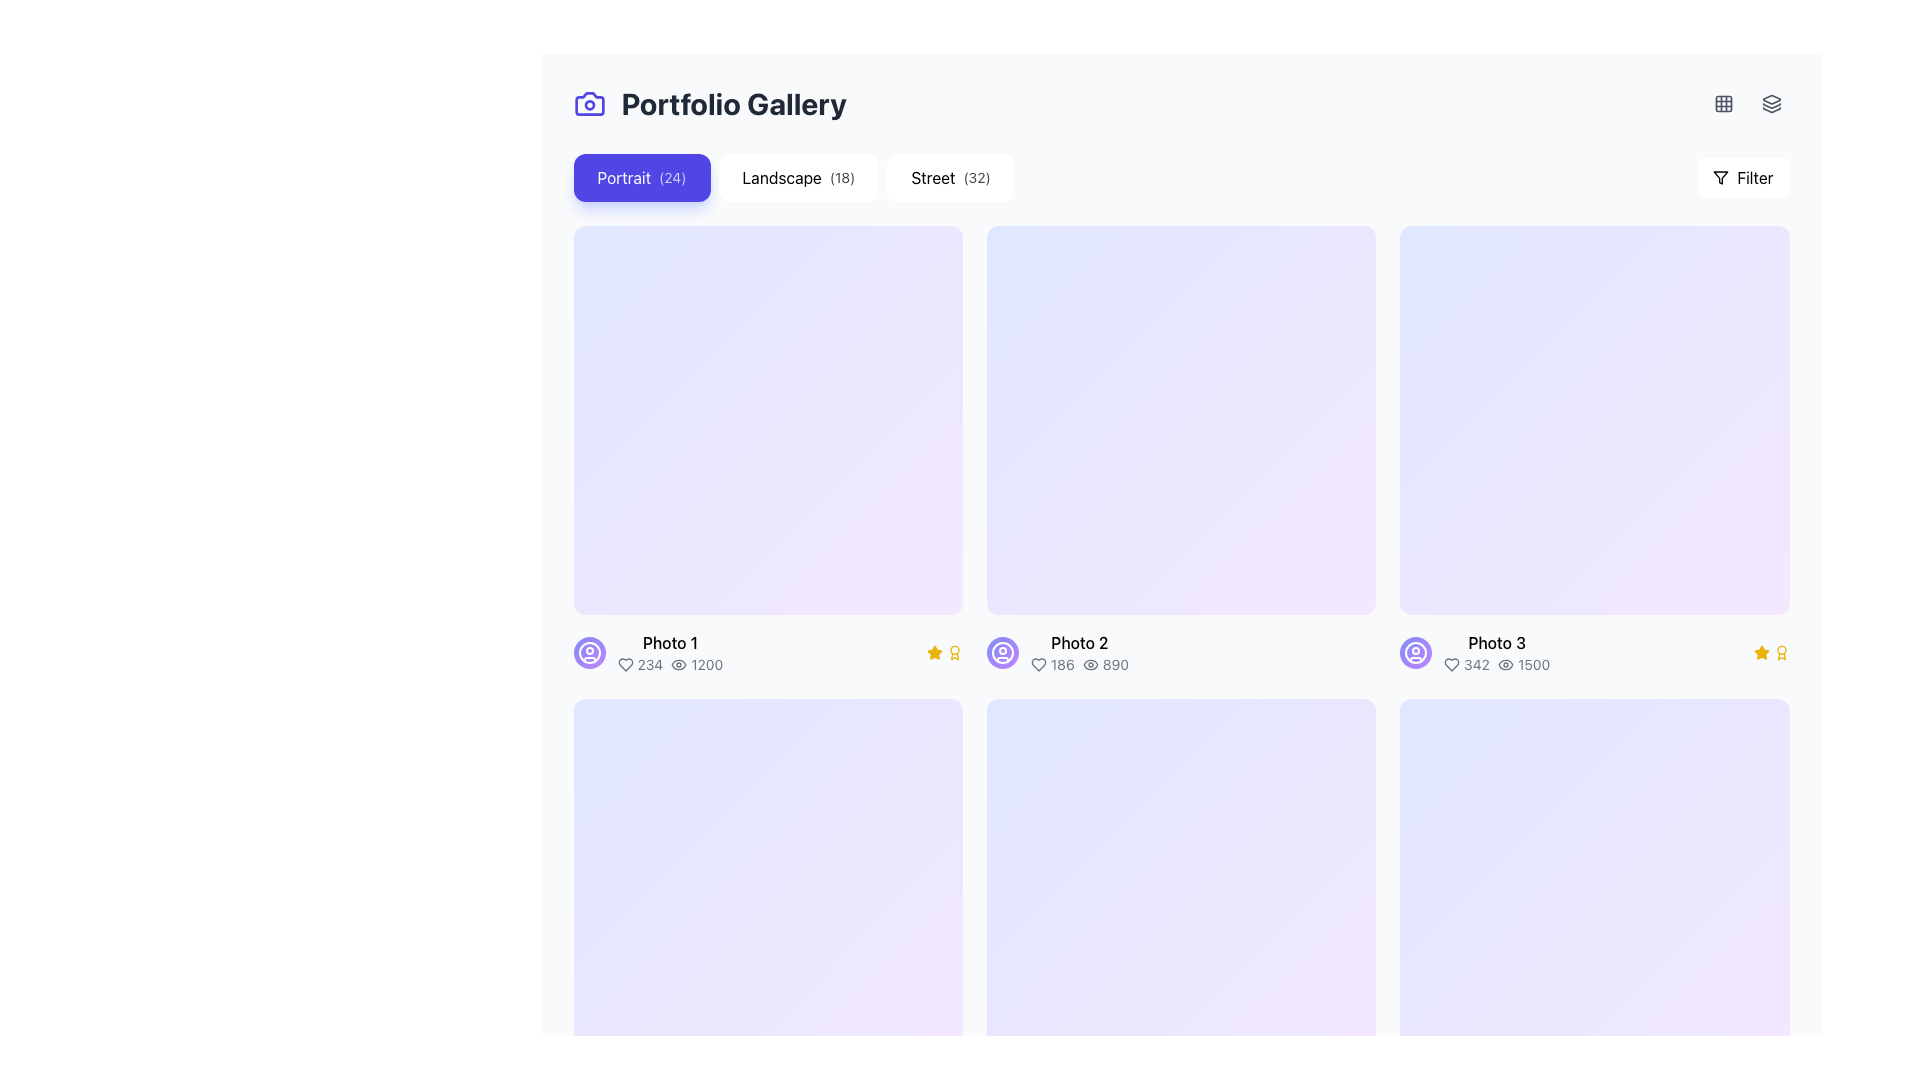 Image resolution: width=1920 pixels, height=1080 pixels. What do you see at coordinates (1181, 653) in the screenshot?
I see `the title 'Photo 2' in the horizontal information panel located below the photo preview in the second column of the grid layout` at bounding box center [1181, 653].